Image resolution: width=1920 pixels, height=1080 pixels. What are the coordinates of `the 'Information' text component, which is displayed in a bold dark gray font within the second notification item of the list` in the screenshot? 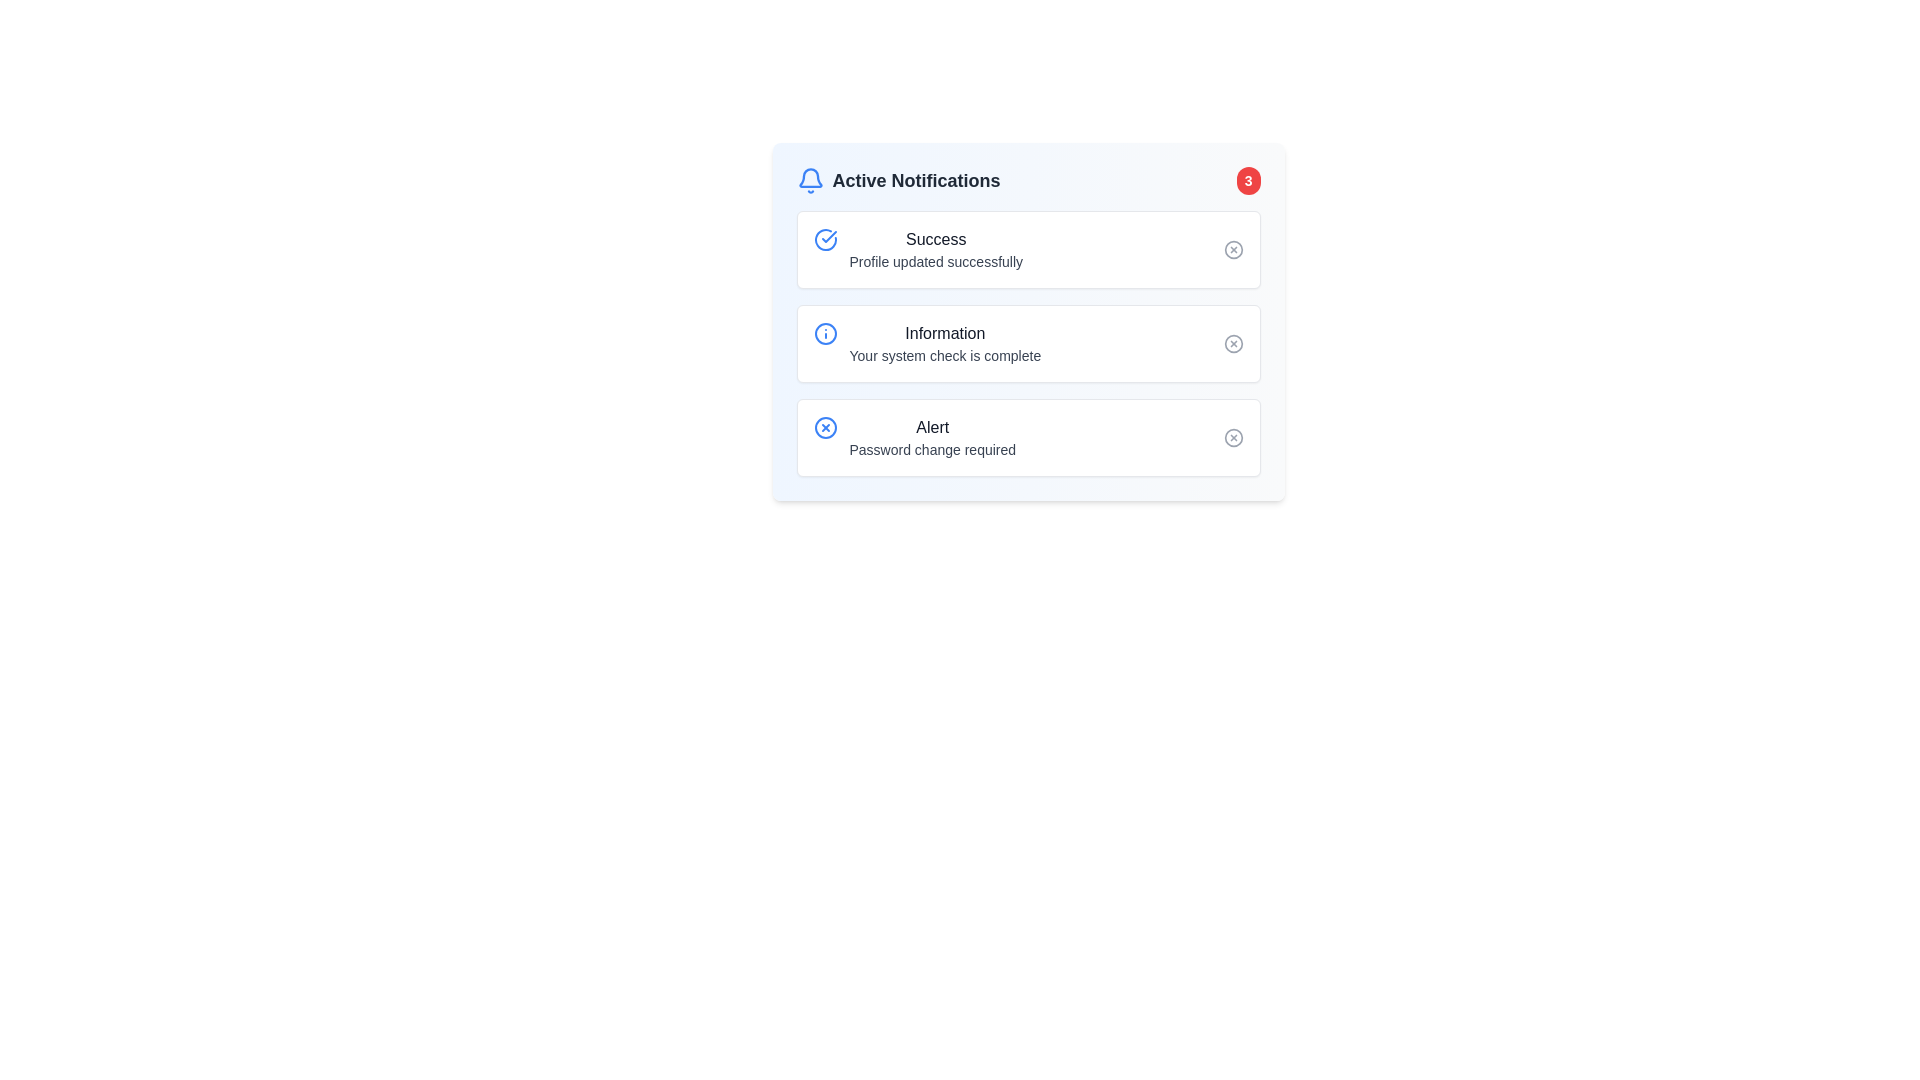 It's located at (944, 333).